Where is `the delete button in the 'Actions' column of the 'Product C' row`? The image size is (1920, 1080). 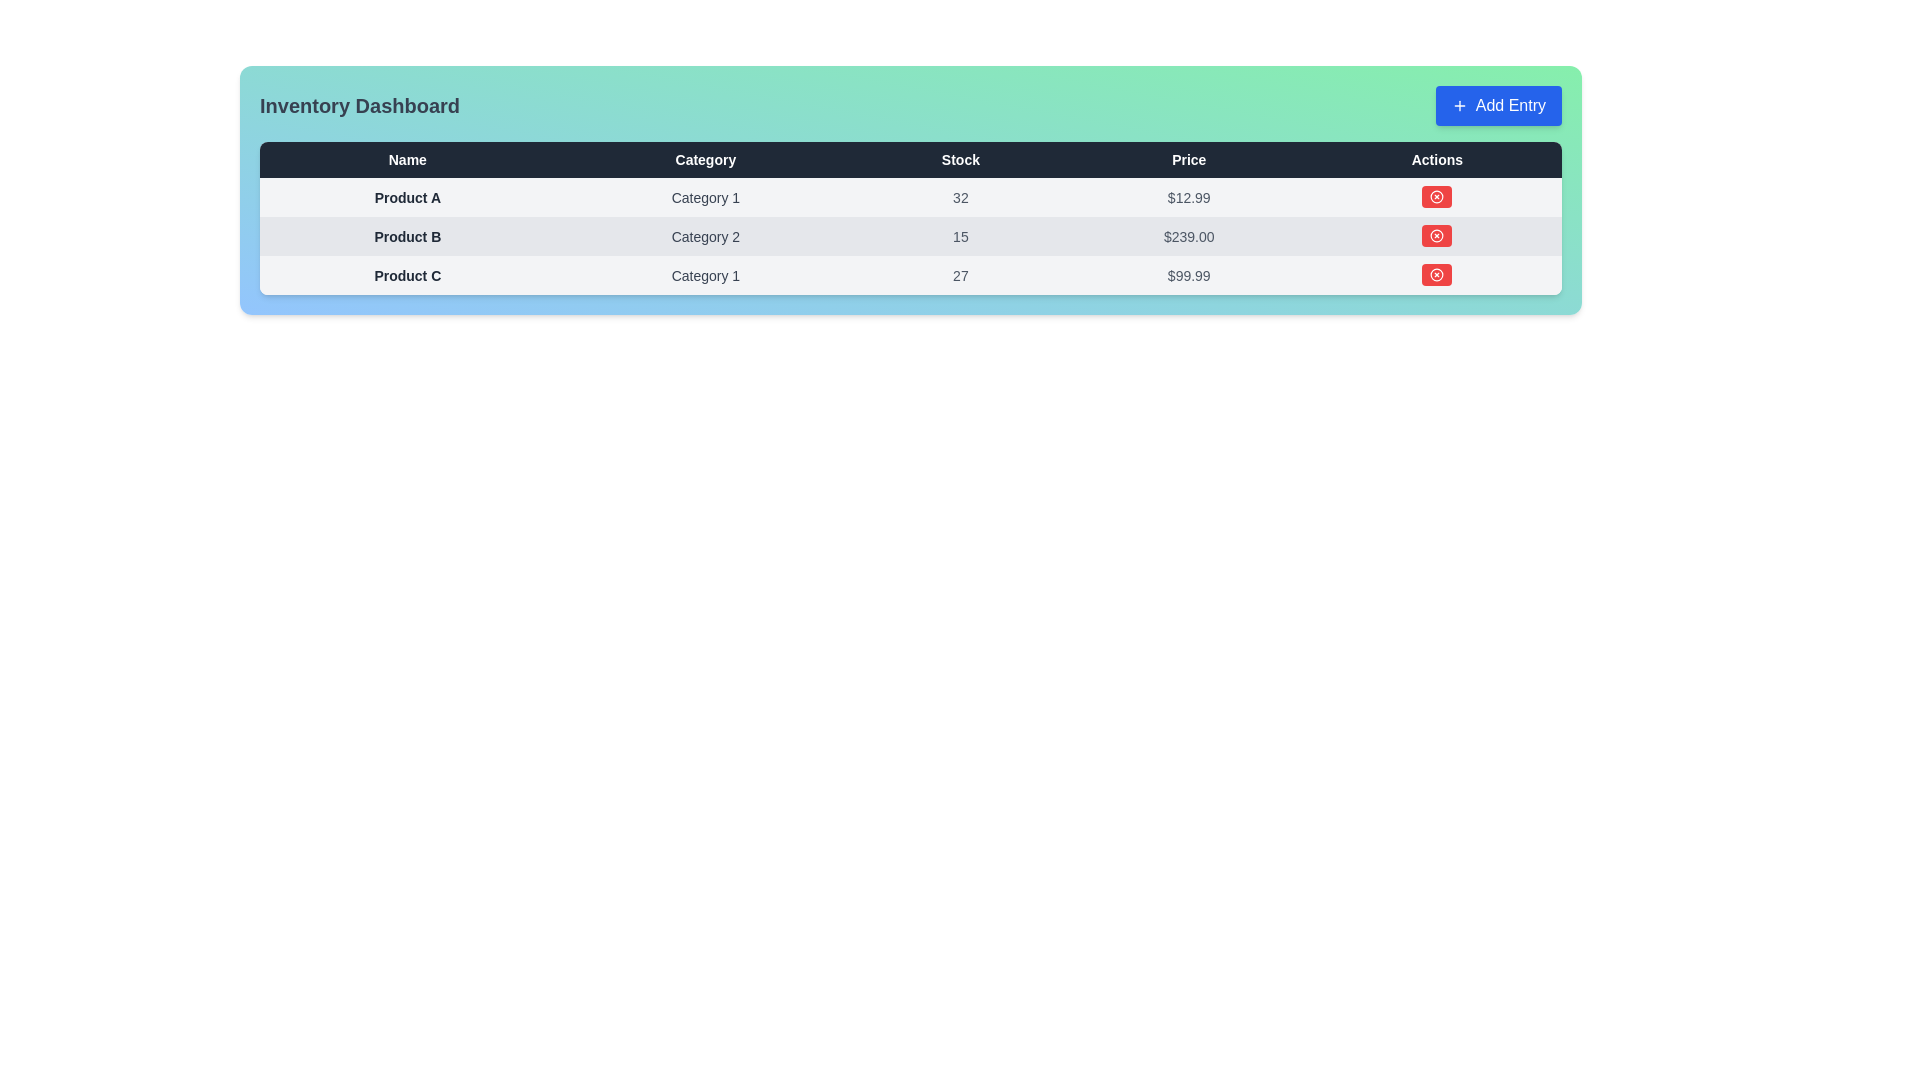
the delete button in the 'Actions' column of the 'Product C' row is located at coordinates (1436, 275).